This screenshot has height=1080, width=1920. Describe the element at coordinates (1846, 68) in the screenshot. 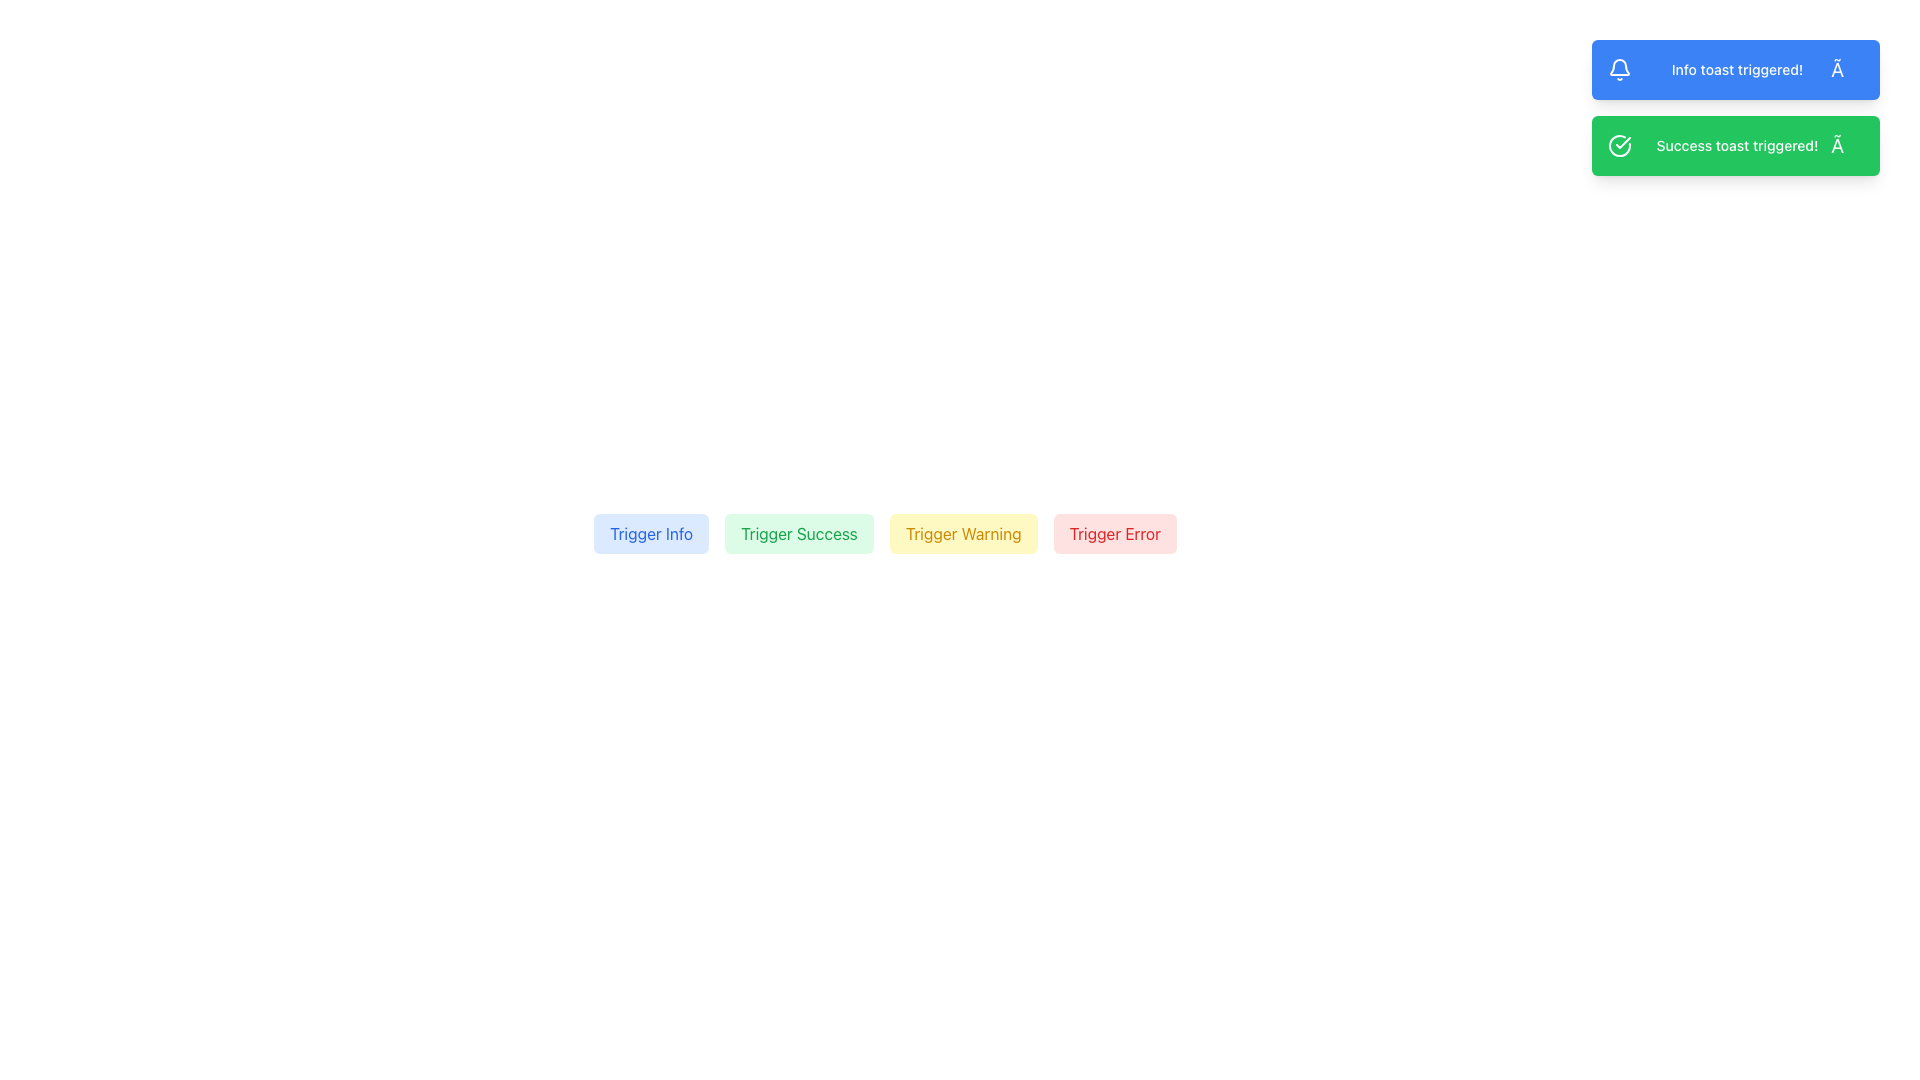

I see `the close button located at the right-most position of the blue notification bar` at that location.